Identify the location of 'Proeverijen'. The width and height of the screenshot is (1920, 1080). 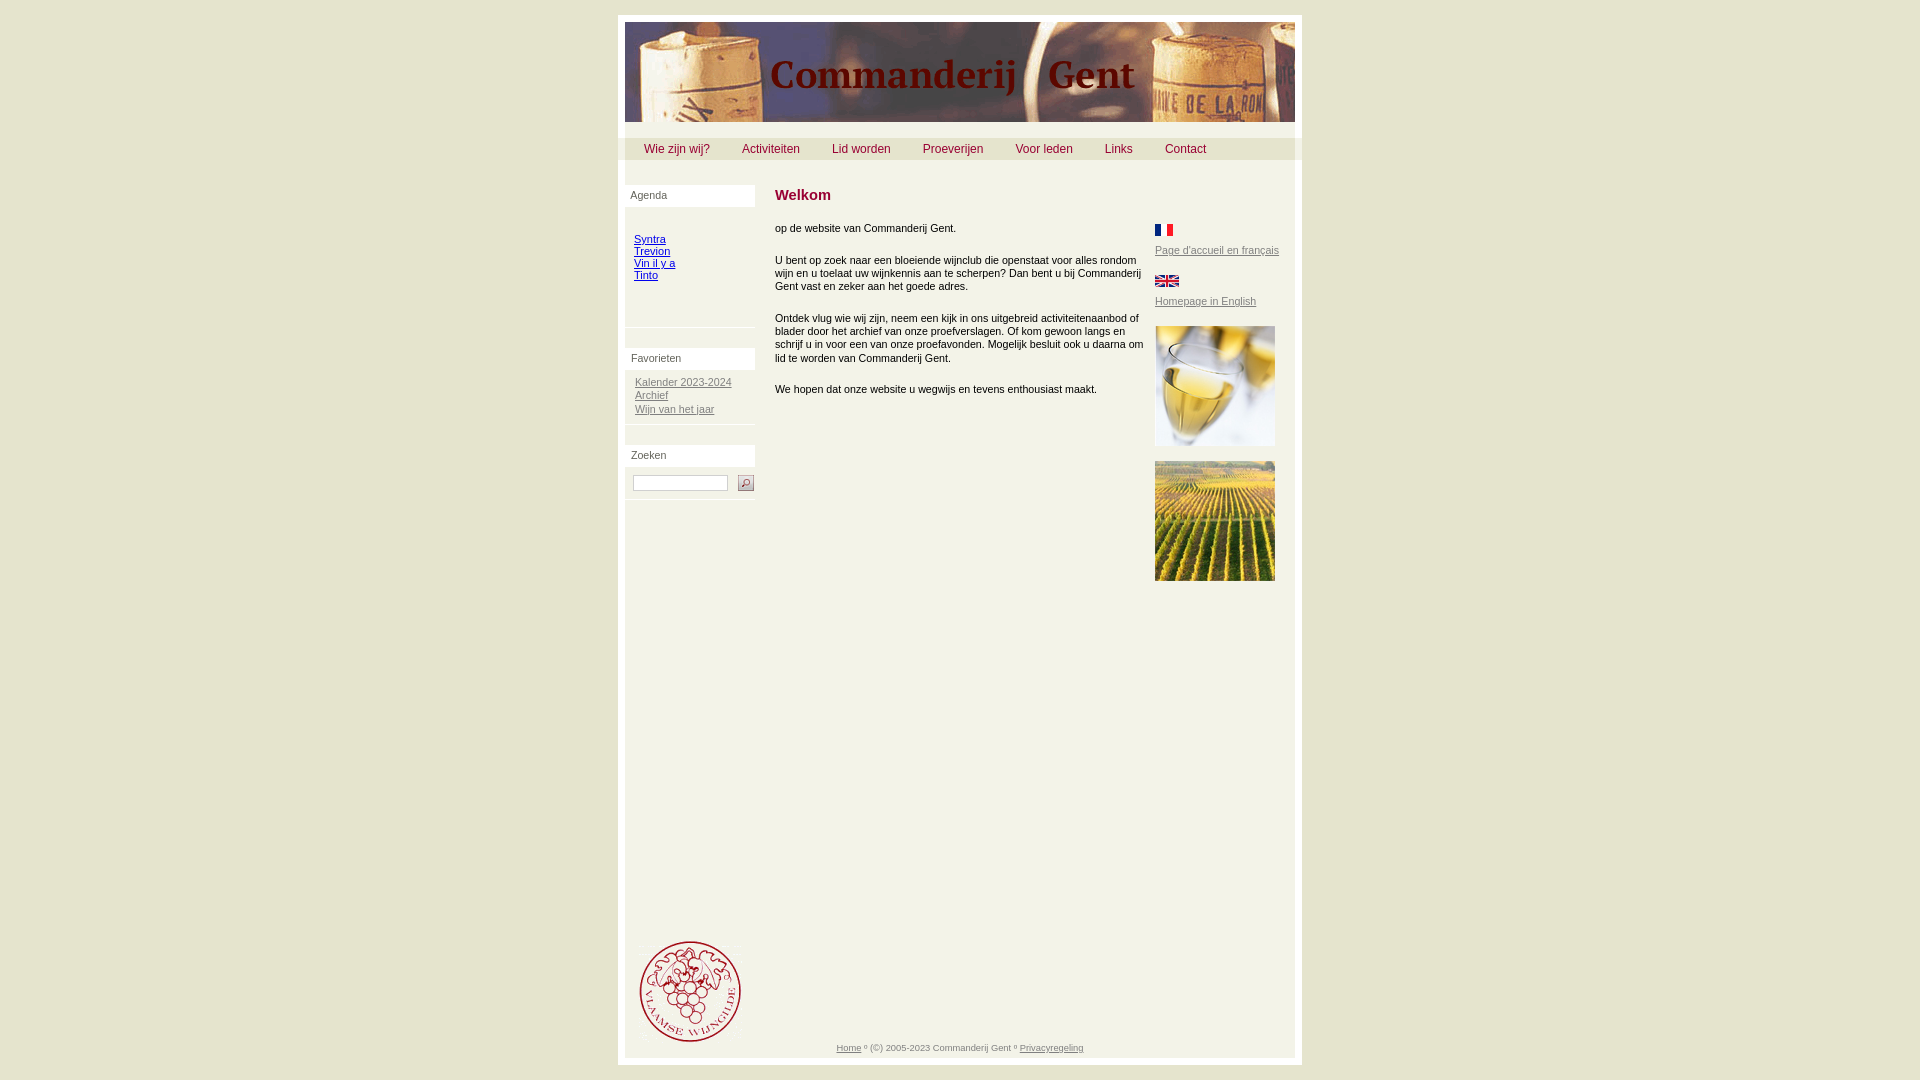
(952, 148).